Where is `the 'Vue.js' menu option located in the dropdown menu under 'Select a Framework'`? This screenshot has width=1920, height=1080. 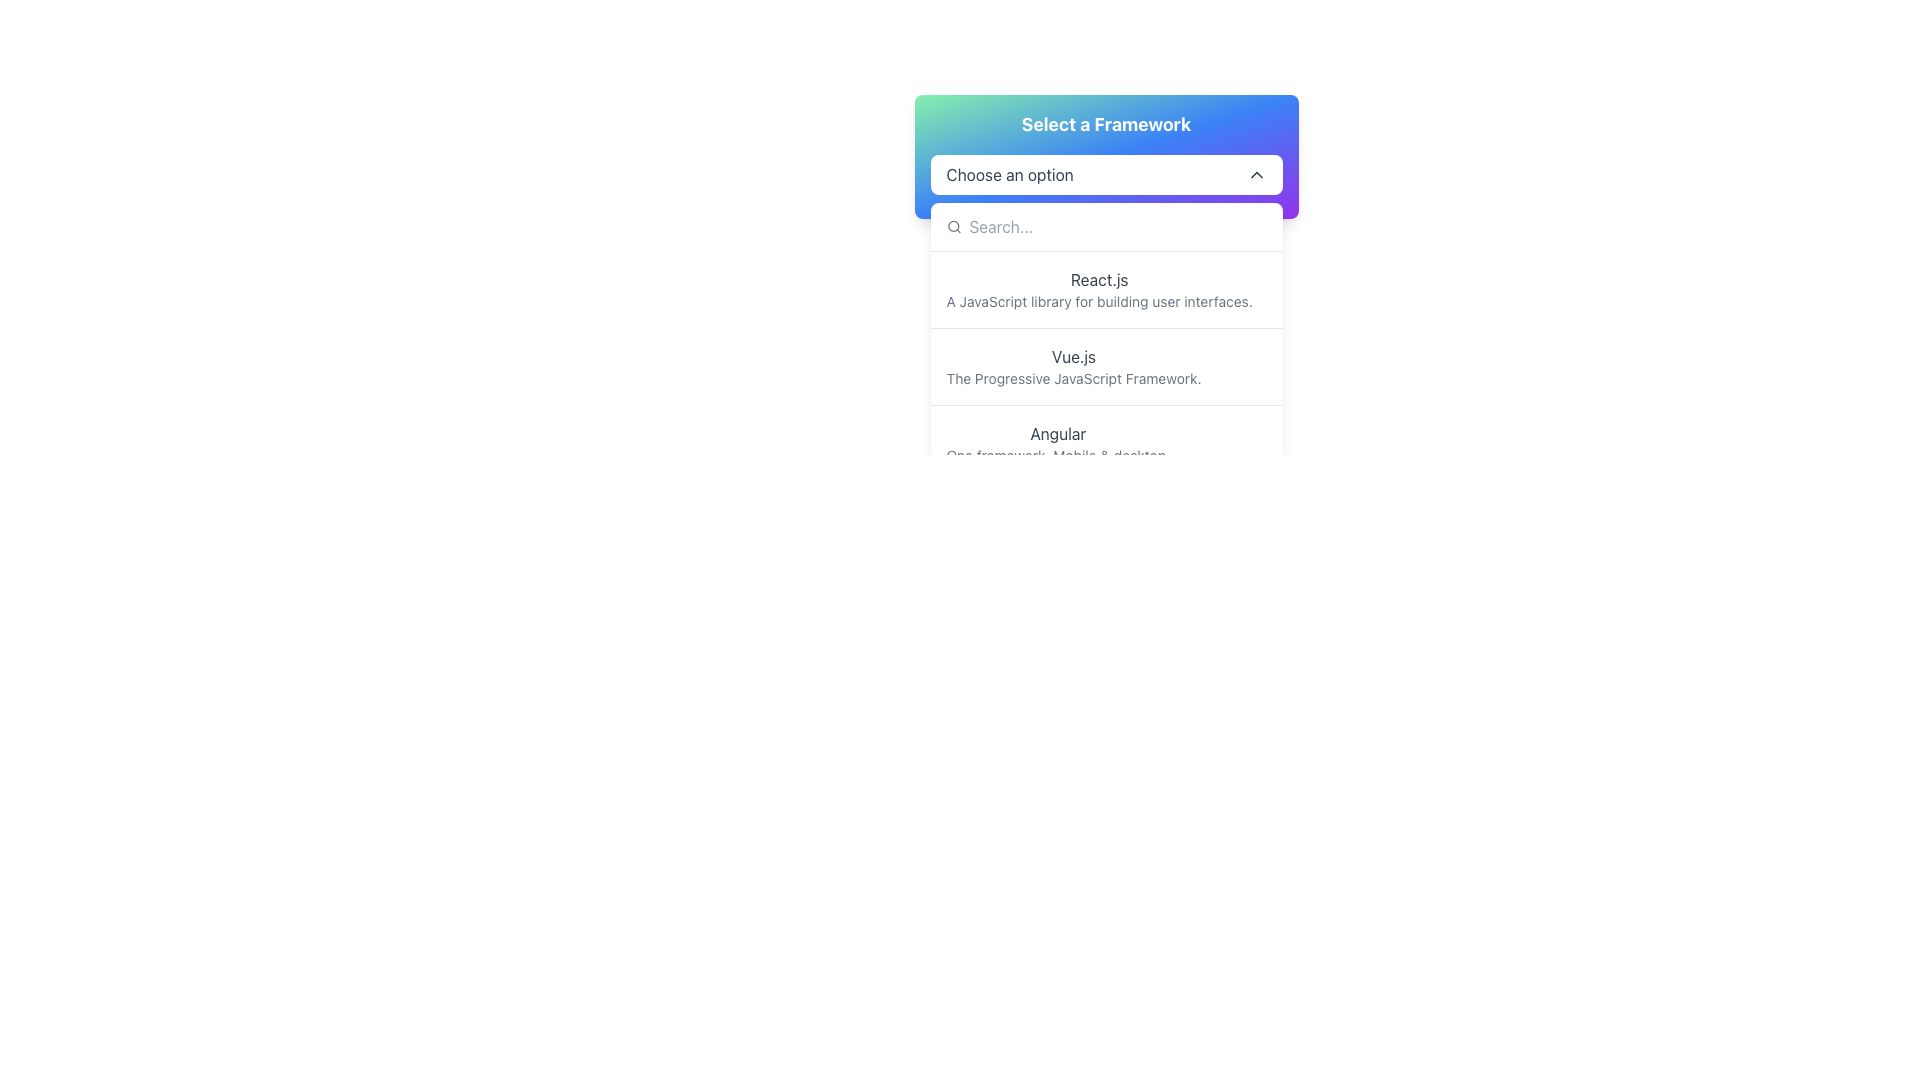
the 'Vue.js' menu option located in the dropdown menu under 'Select a Framework' is located at coordinates (1073, 366).